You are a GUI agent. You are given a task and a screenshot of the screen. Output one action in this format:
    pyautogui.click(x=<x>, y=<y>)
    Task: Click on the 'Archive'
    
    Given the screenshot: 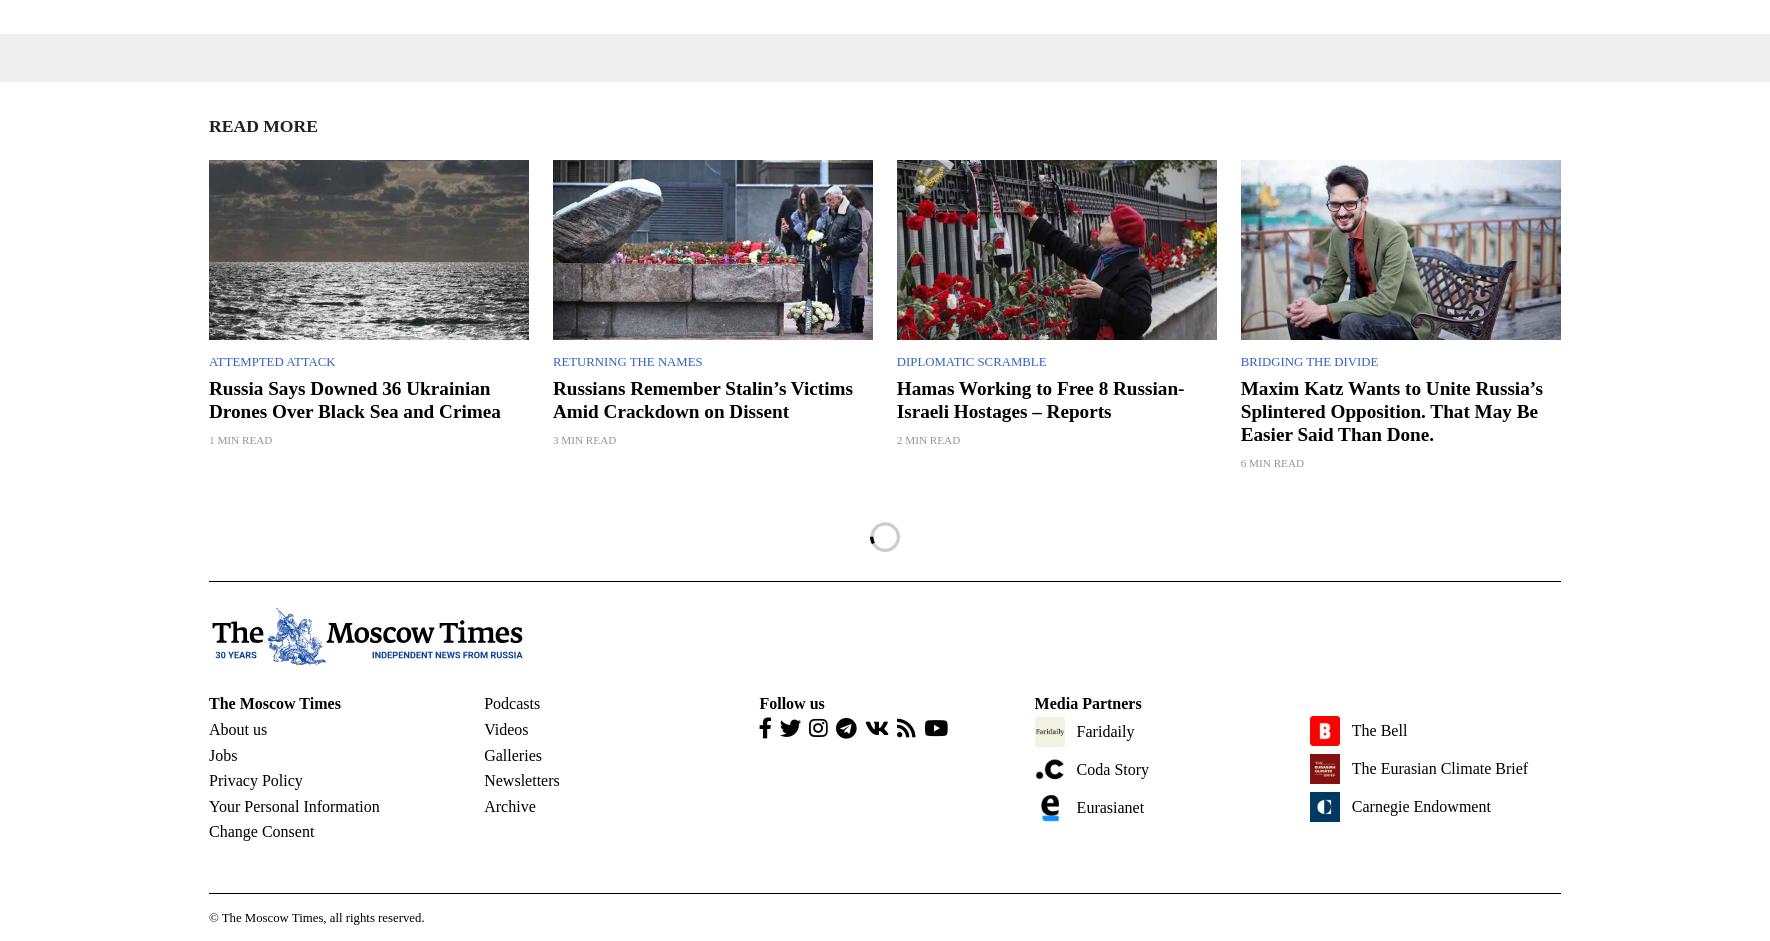 What is the action you would take?
    pyautogui.click(x=509, y=805)
    